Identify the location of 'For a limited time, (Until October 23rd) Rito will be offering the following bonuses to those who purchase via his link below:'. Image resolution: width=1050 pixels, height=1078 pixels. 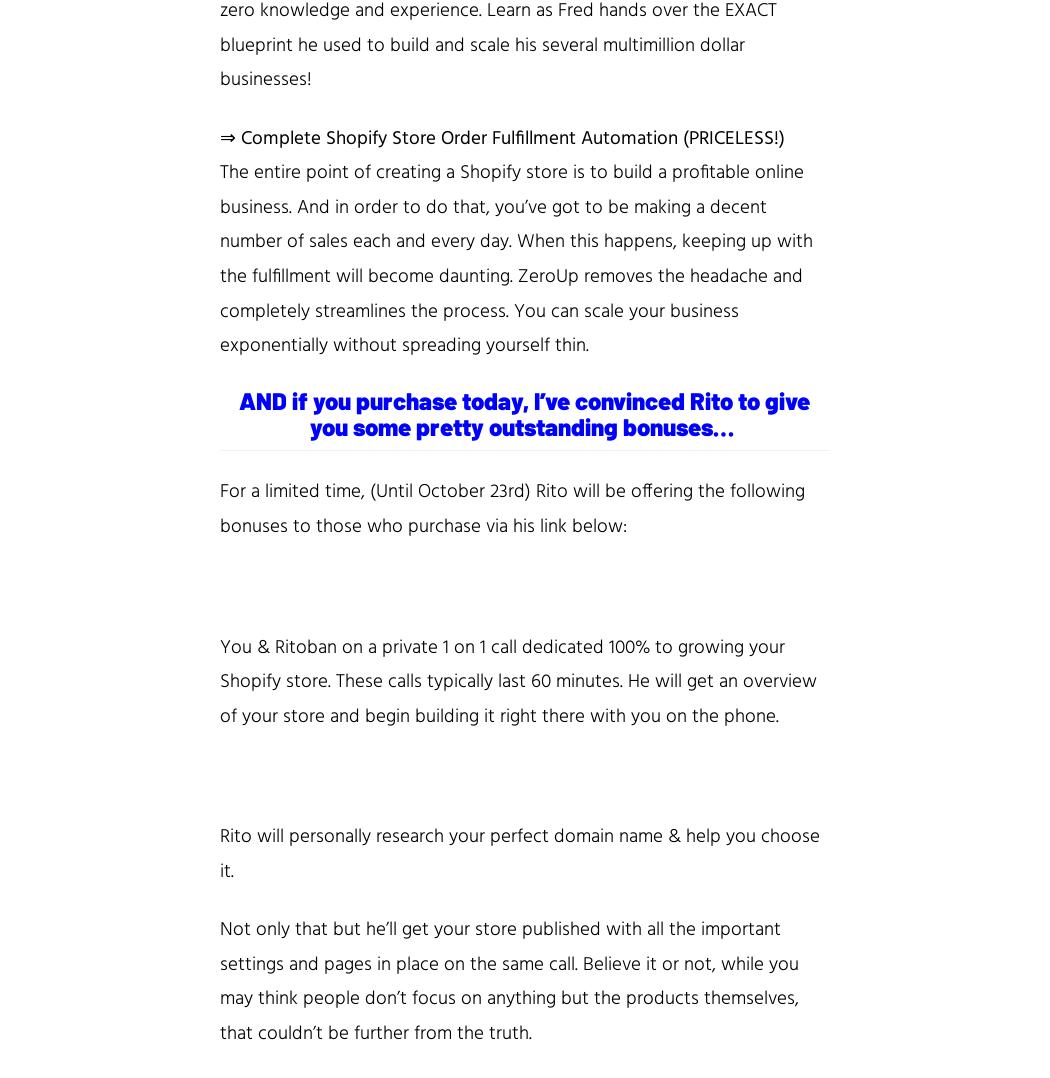
(511, 509).